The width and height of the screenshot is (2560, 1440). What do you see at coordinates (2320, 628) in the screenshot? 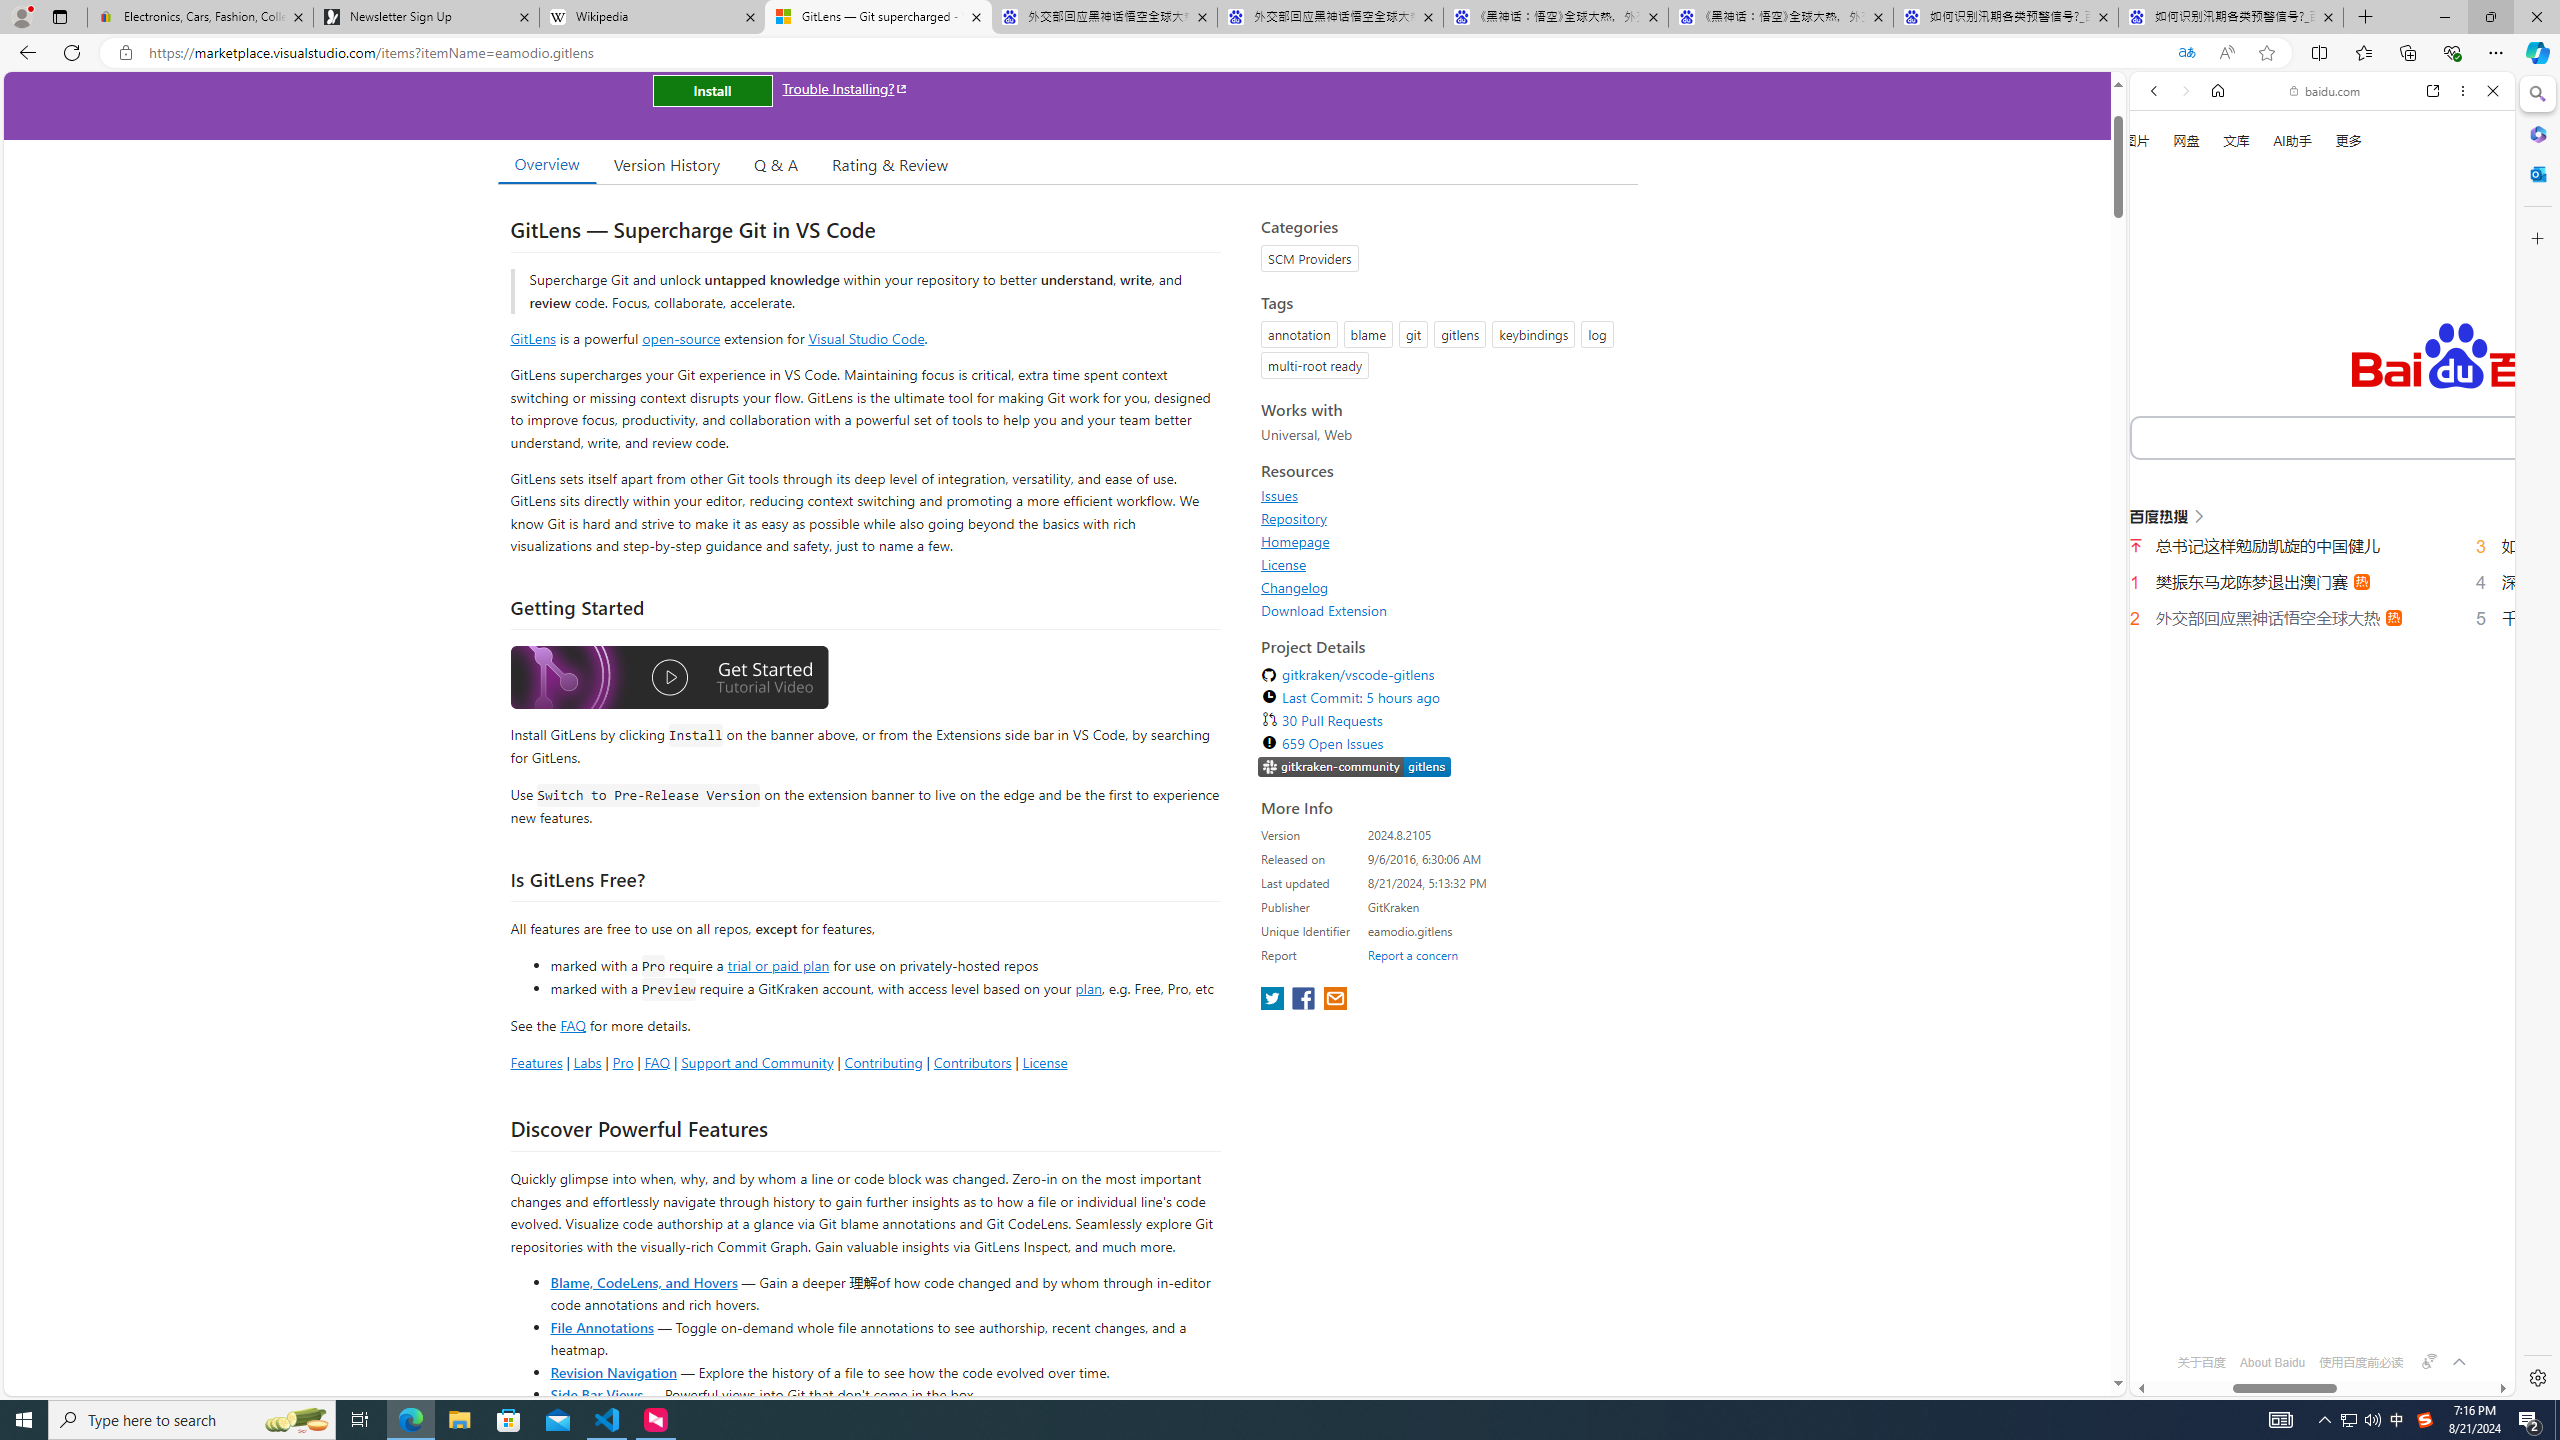
I see `'English (Uk)'` at bounding box center [2320, 628].